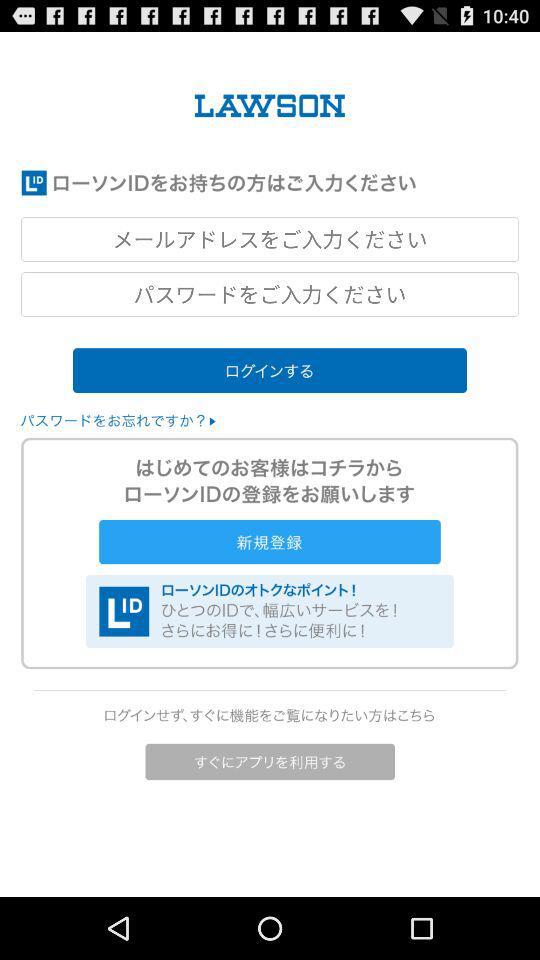  I want to click on type box, so click(270, 239).